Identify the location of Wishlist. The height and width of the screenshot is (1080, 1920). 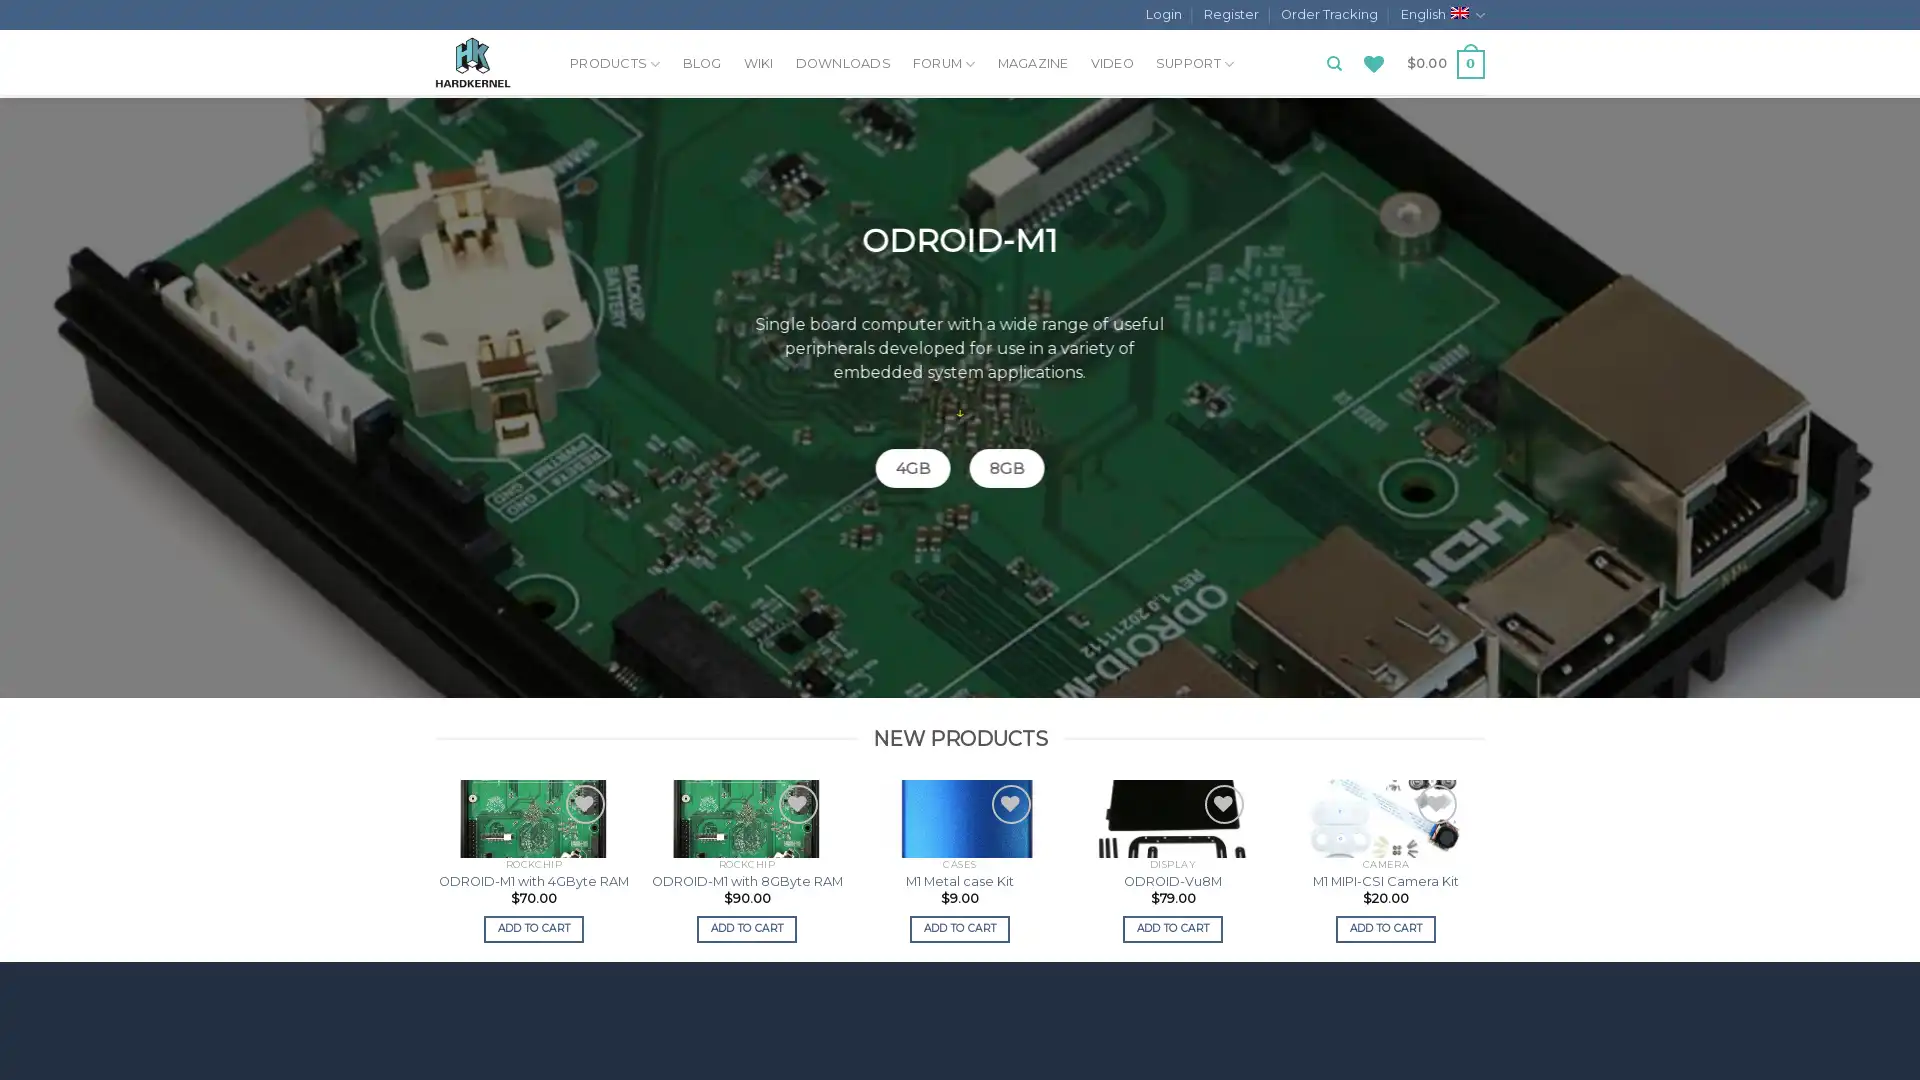
(157, 803).